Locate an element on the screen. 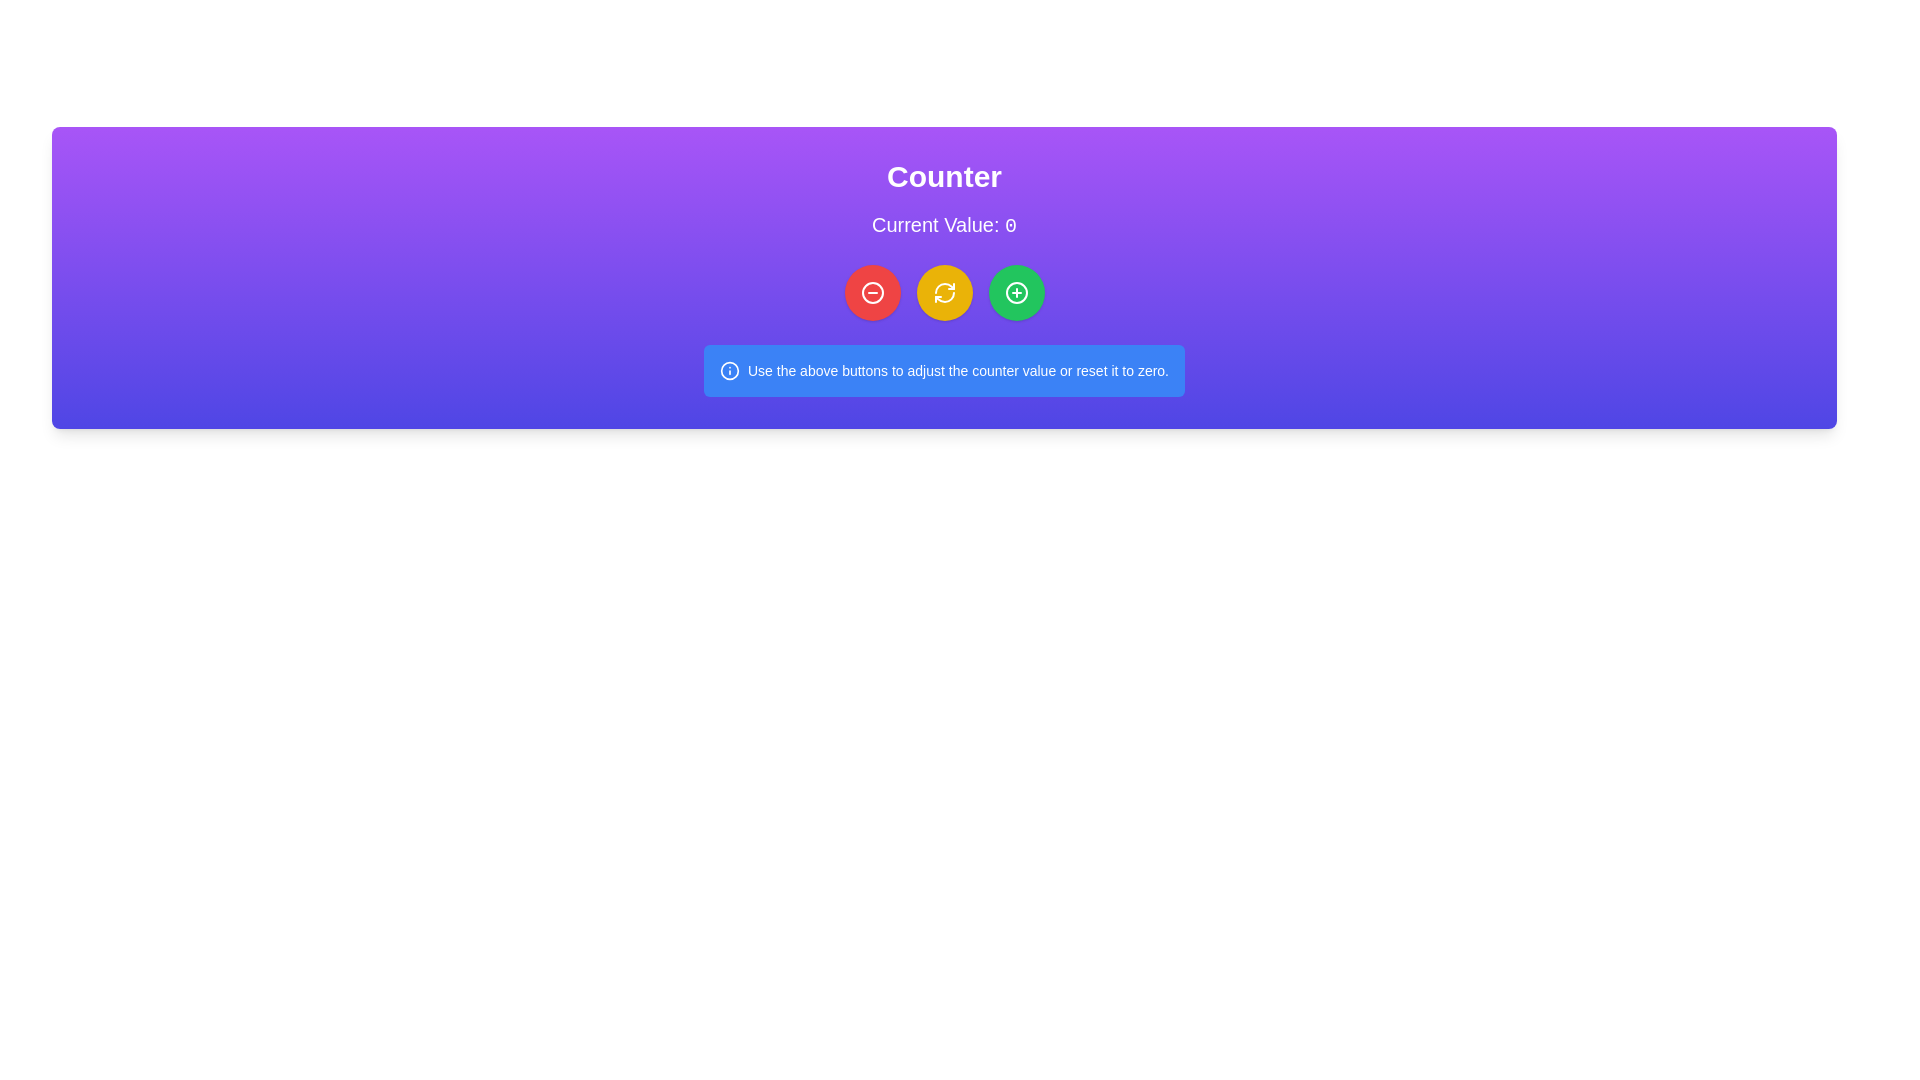 The height and width of the screenshot is (1080, 1920). the red circular icon button, which has a white border and a white horizontal line resembling a minus sign, for animations is located at coordinates (872, 293).